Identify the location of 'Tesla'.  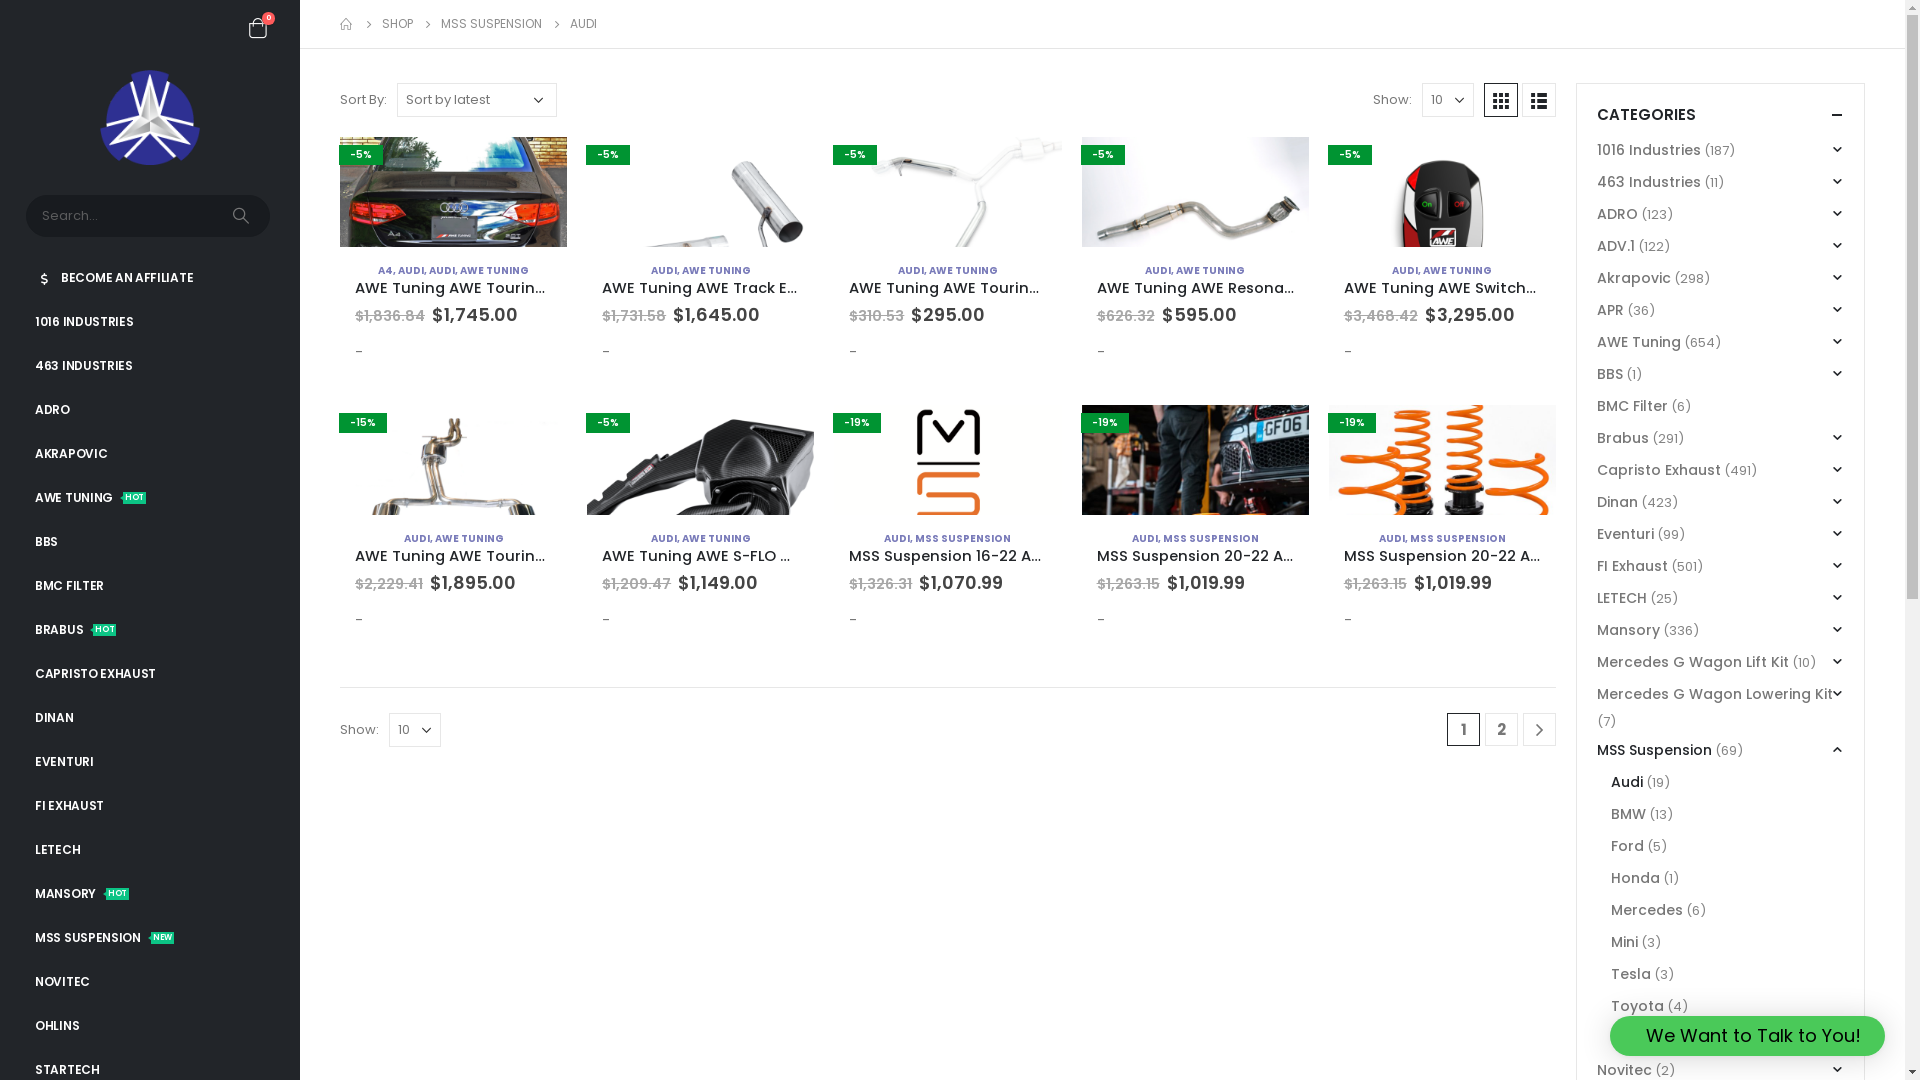
(1631, 973).